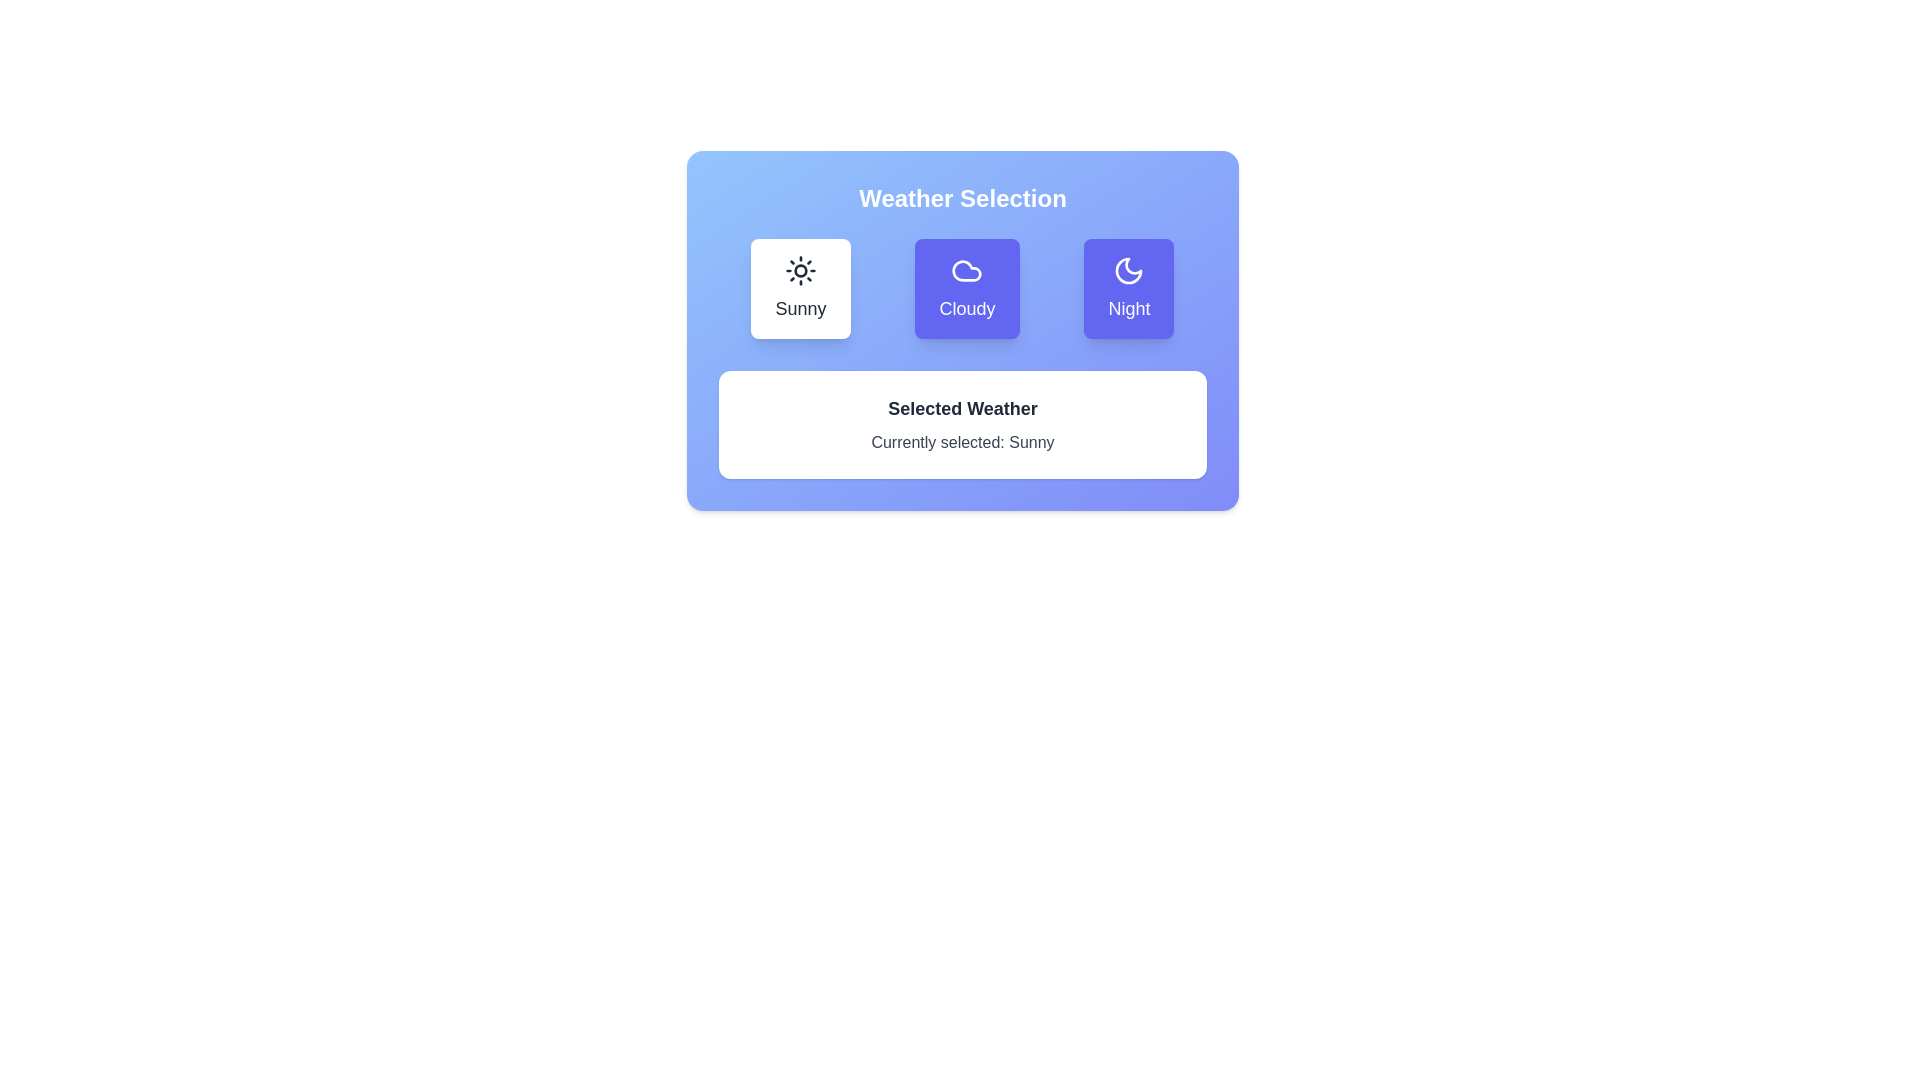  What do you see at coordinates (801, 308) in the screenshot?
I see `text label that describes the 'Sunny' weather condition, positioned below the sun icon in the 'Weather Selection' panel` at bounding box center [801, 308].